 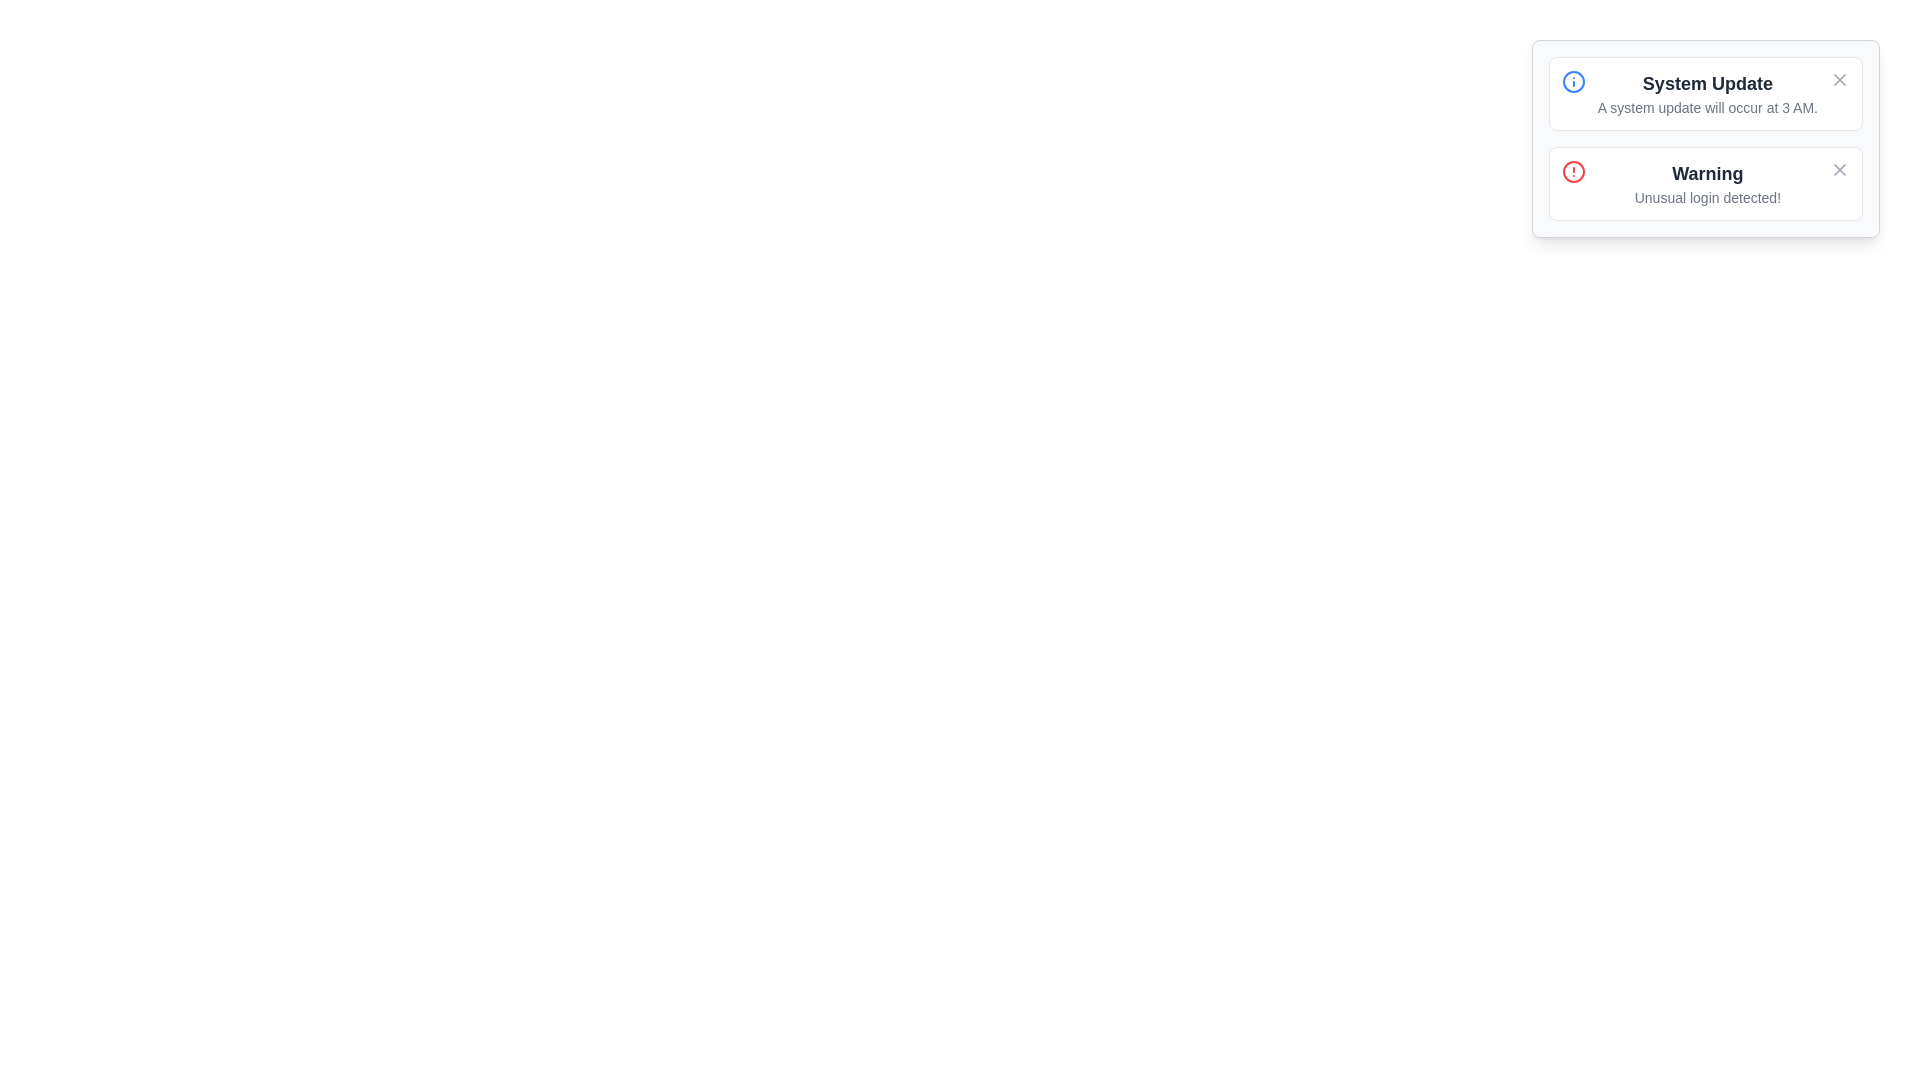 I want to click on the 'System Update' text label, which is displayed in a bold, large font at the top of a notification card with a white background, so click(x=1706, y=83).